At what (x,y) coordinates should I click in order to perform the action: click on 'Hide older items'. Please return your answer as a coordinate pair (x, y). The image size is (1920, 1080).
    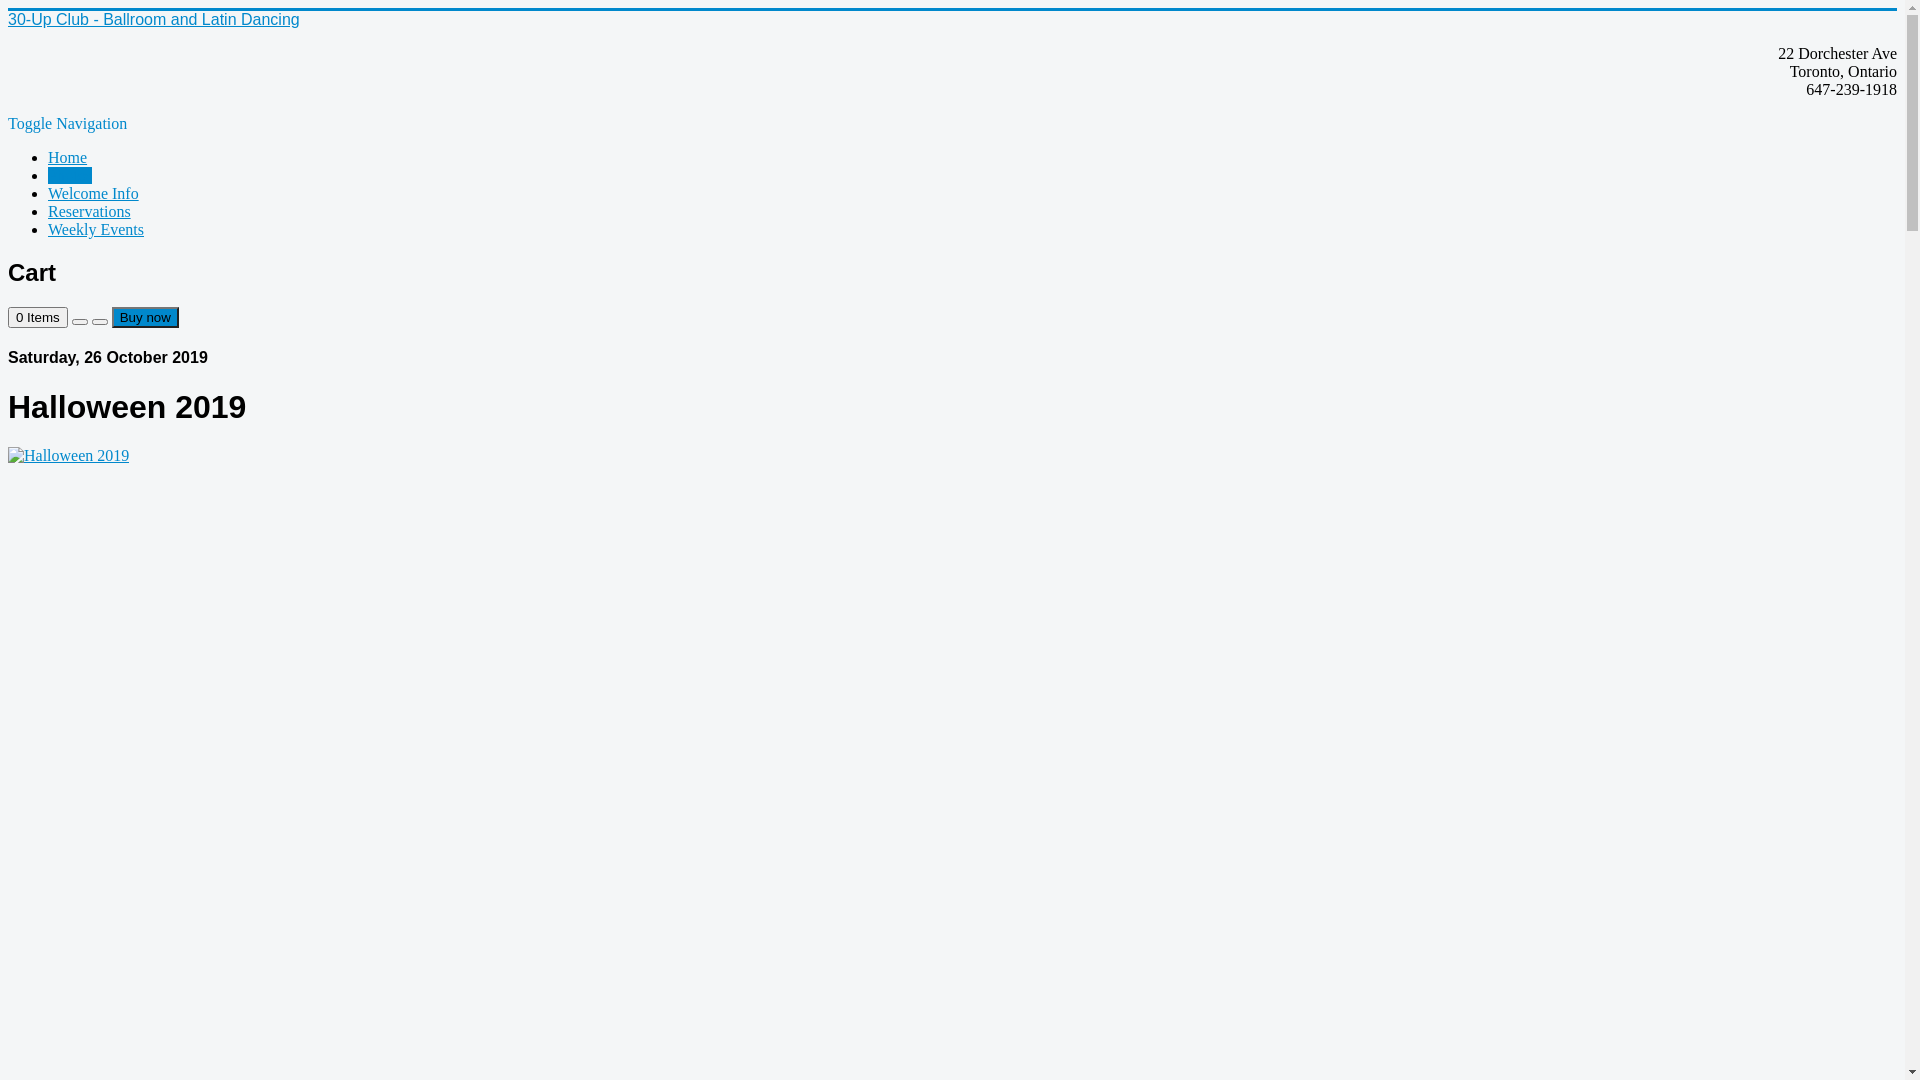
    Looking at the image, I should click on (99, 320).